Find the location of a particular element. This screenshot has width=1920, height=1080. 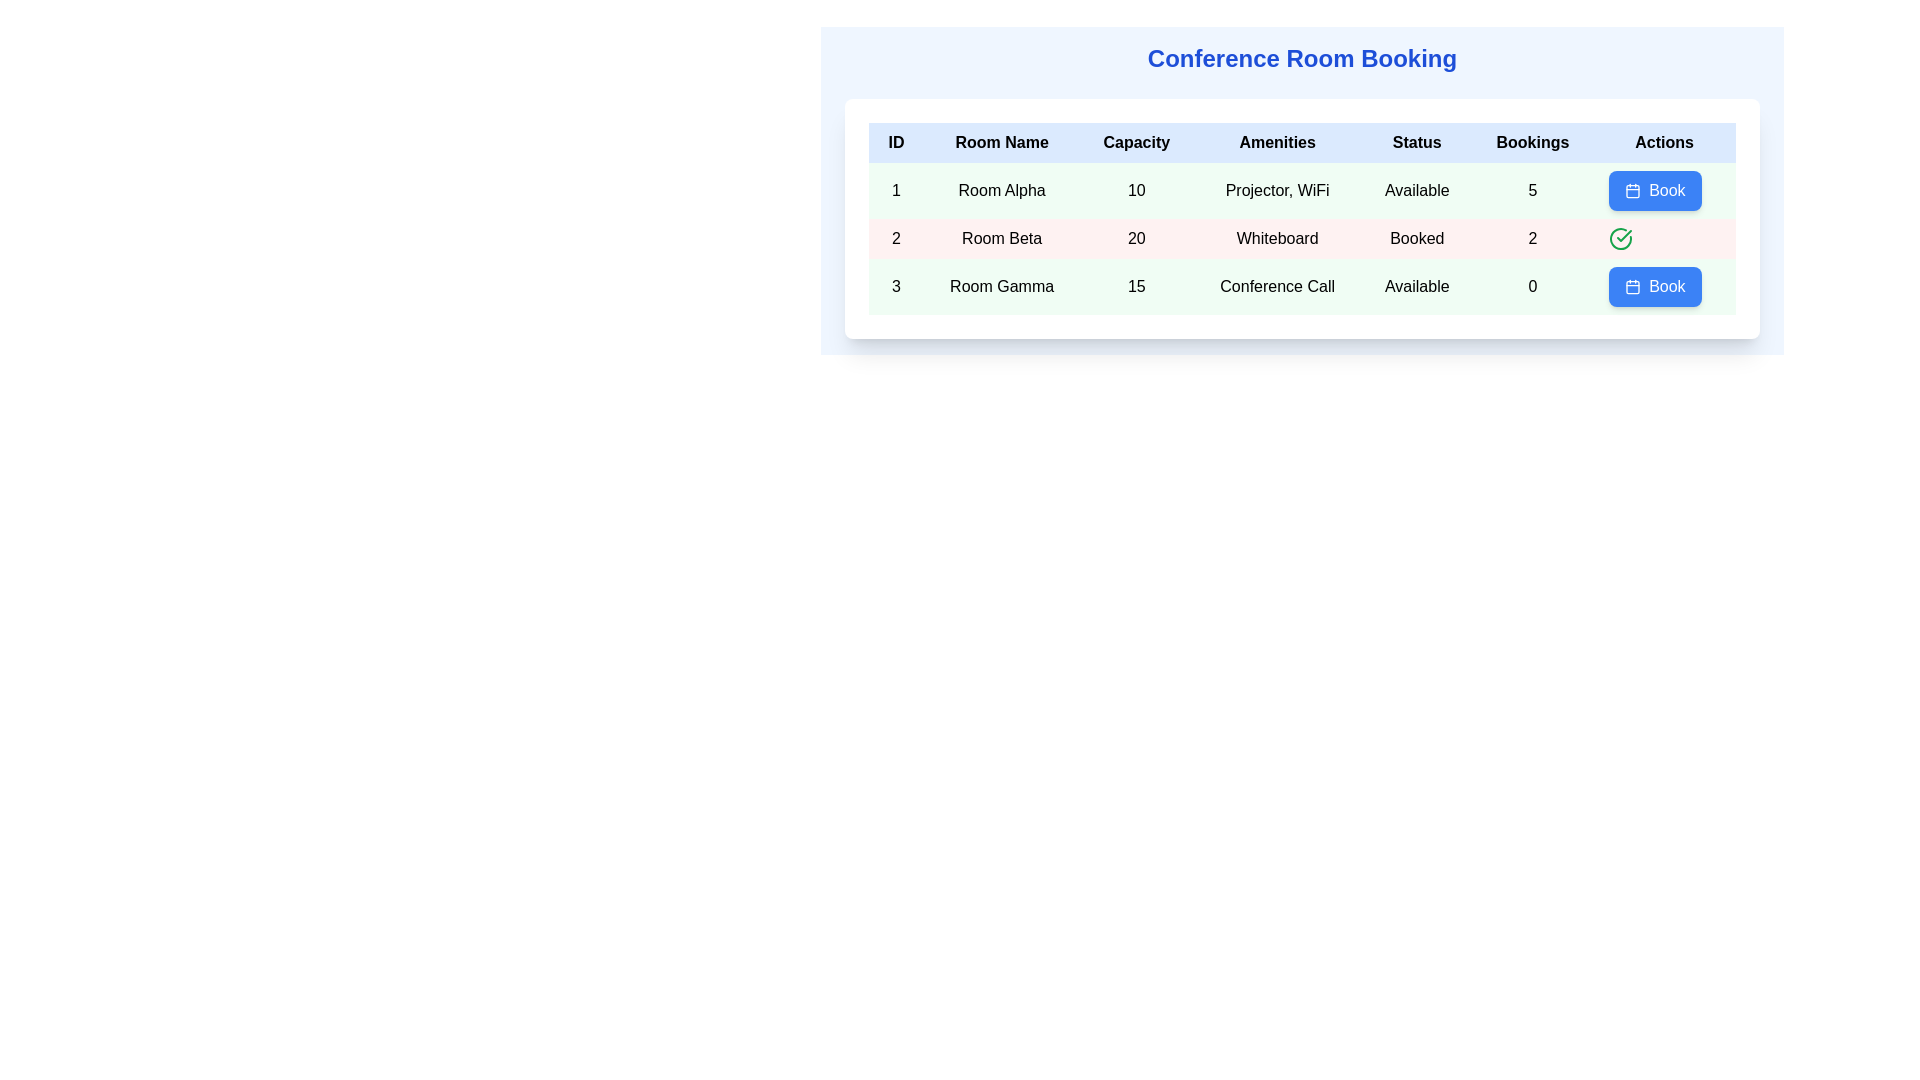

the calendar icon located in the 'Actions' column of the third row in the table, which serves as a visual cue for booking or scheduling actions is located at coordinates (1633, 287).